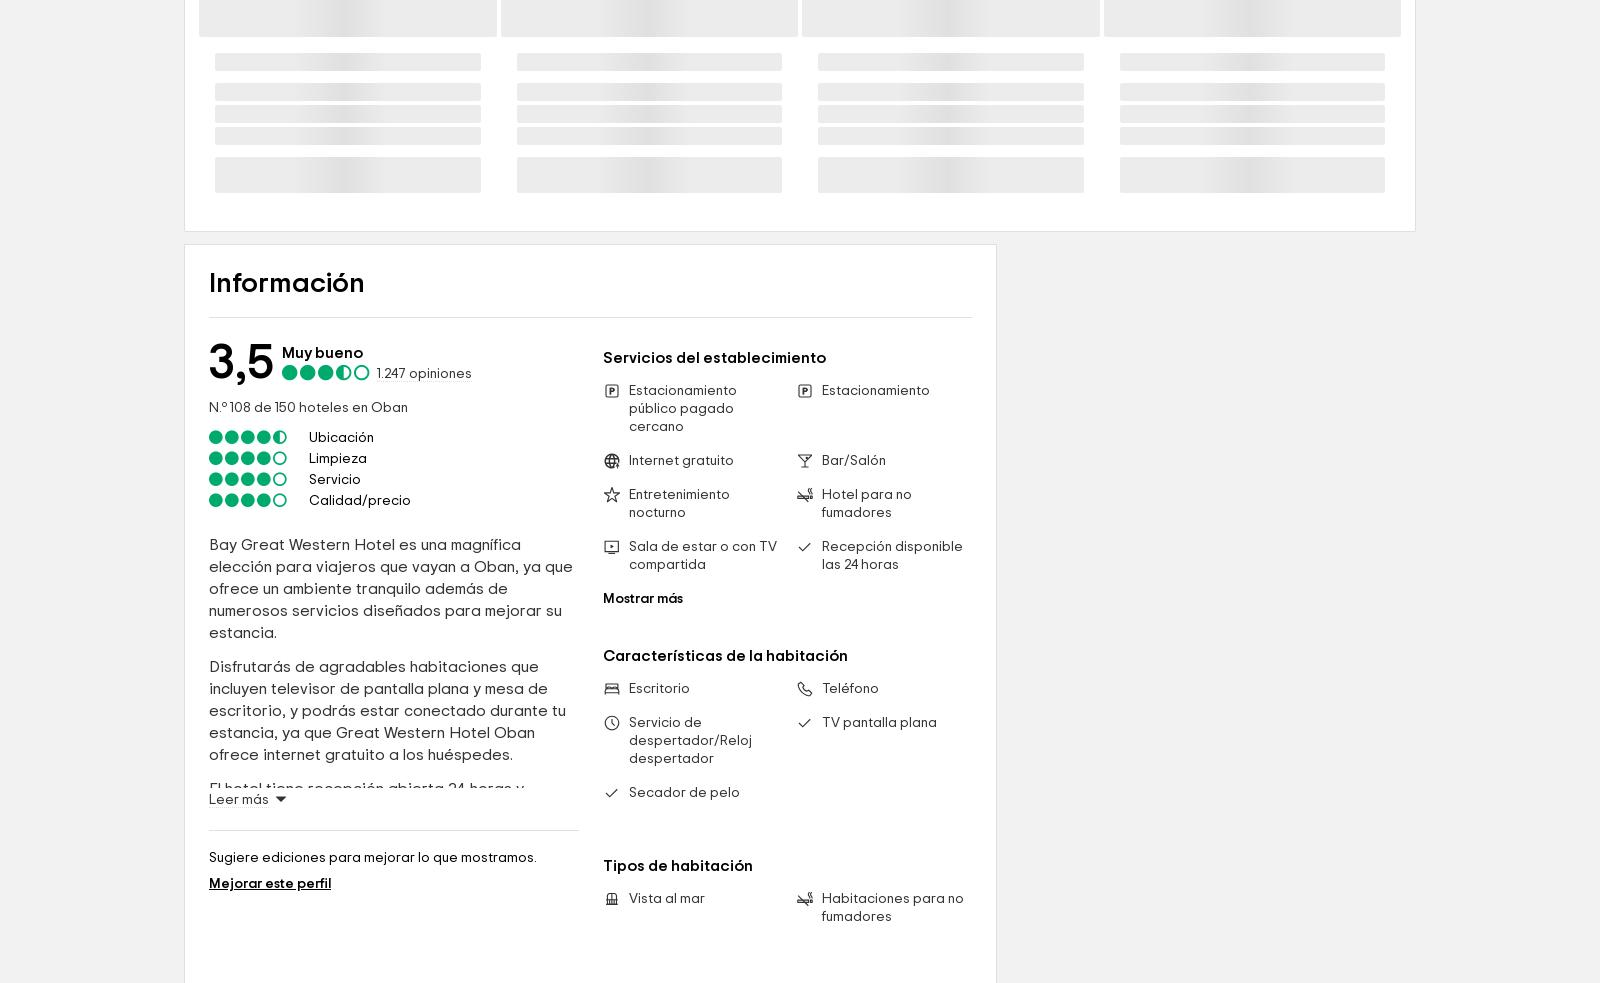 This screenshot has height=983, width=1600. Describe the element at coordinates (874, 562) in the screenshot. I see `'Estacionamiento'` at that location.